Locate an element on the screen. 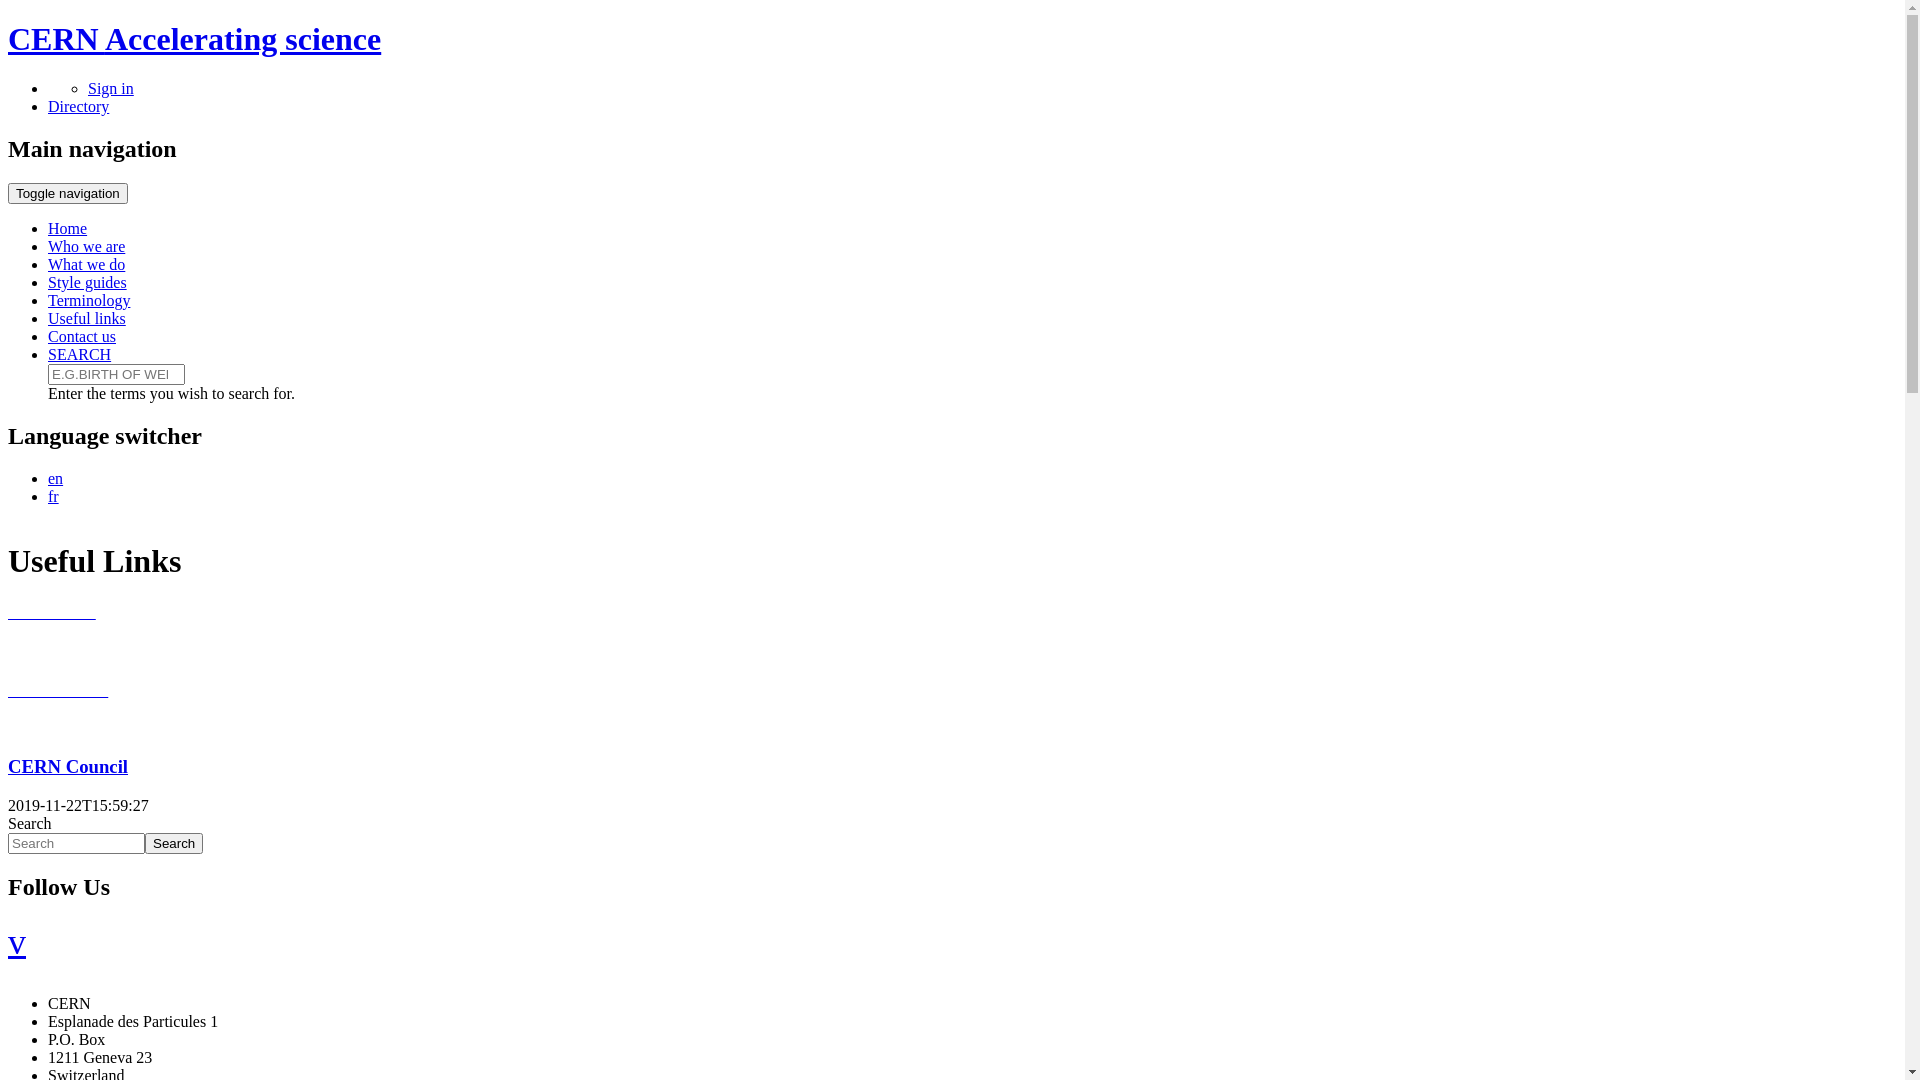 Image resolution: width=1920 pixels, height=1080 pixels. 'News CERN' is located at coordinates (57, 688).